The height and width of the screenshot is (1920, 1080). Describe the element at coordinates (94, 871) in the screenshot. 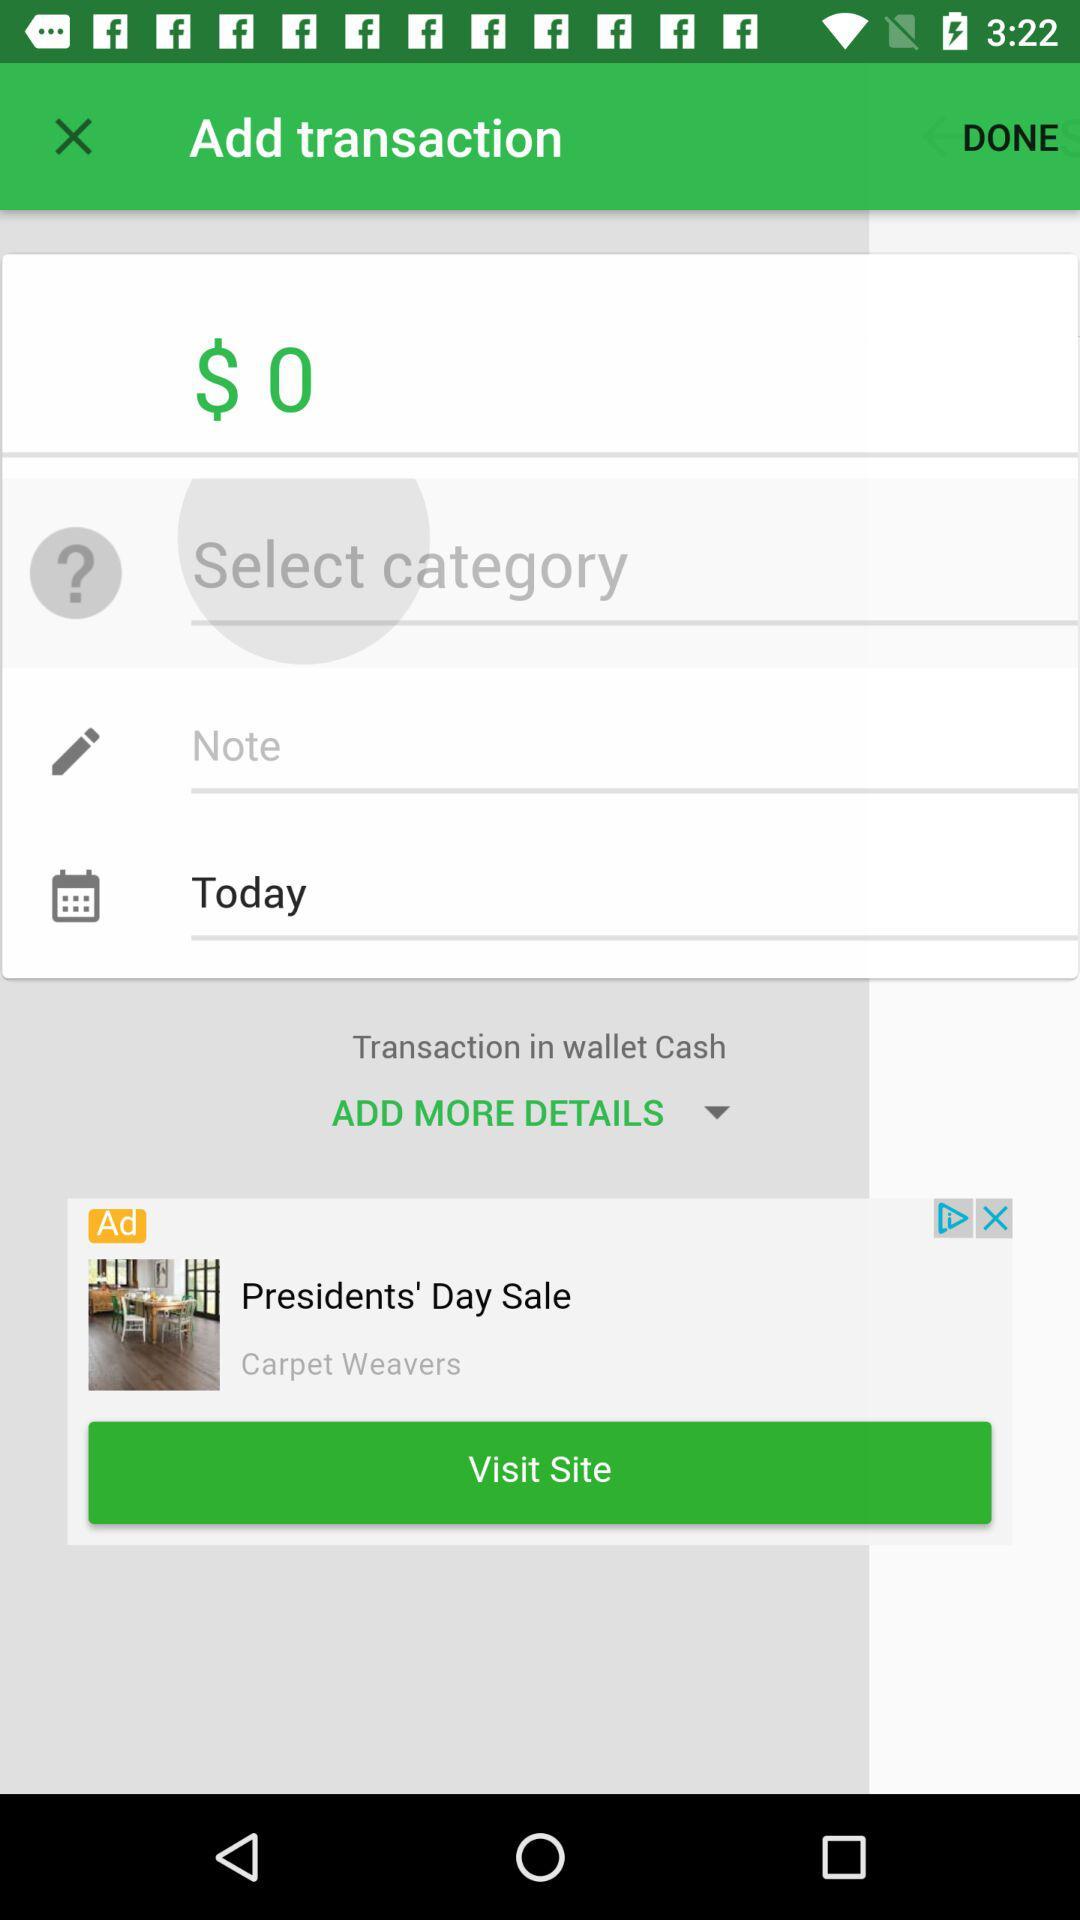

I see `the calendar date option` at that location.